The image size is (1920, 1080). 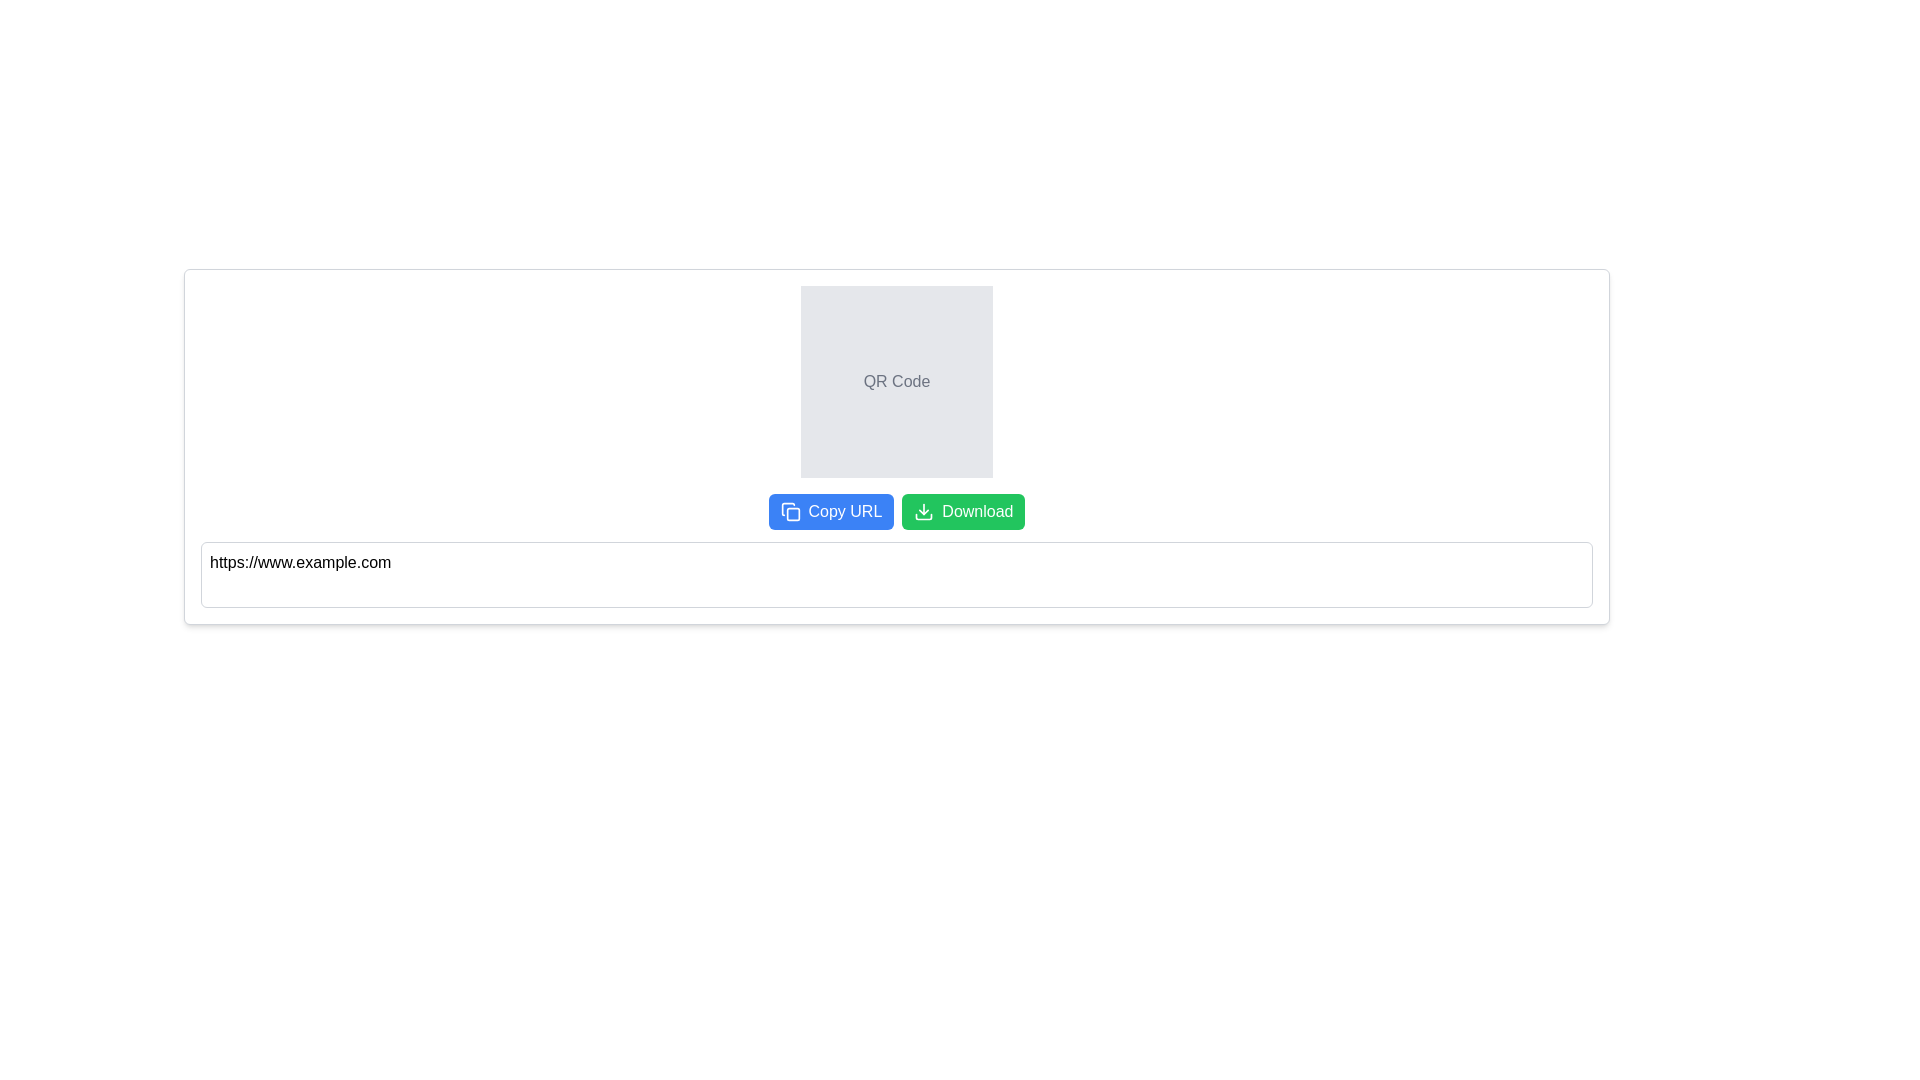 What do you see at coordinates (791, 513) in the screenshot?
I see `the blue rectangular icon with rounded corners, approximately 14x14 pixels, located inside a larger icon-like structure near the top-right of the interface` at bounding box center [791, 513].